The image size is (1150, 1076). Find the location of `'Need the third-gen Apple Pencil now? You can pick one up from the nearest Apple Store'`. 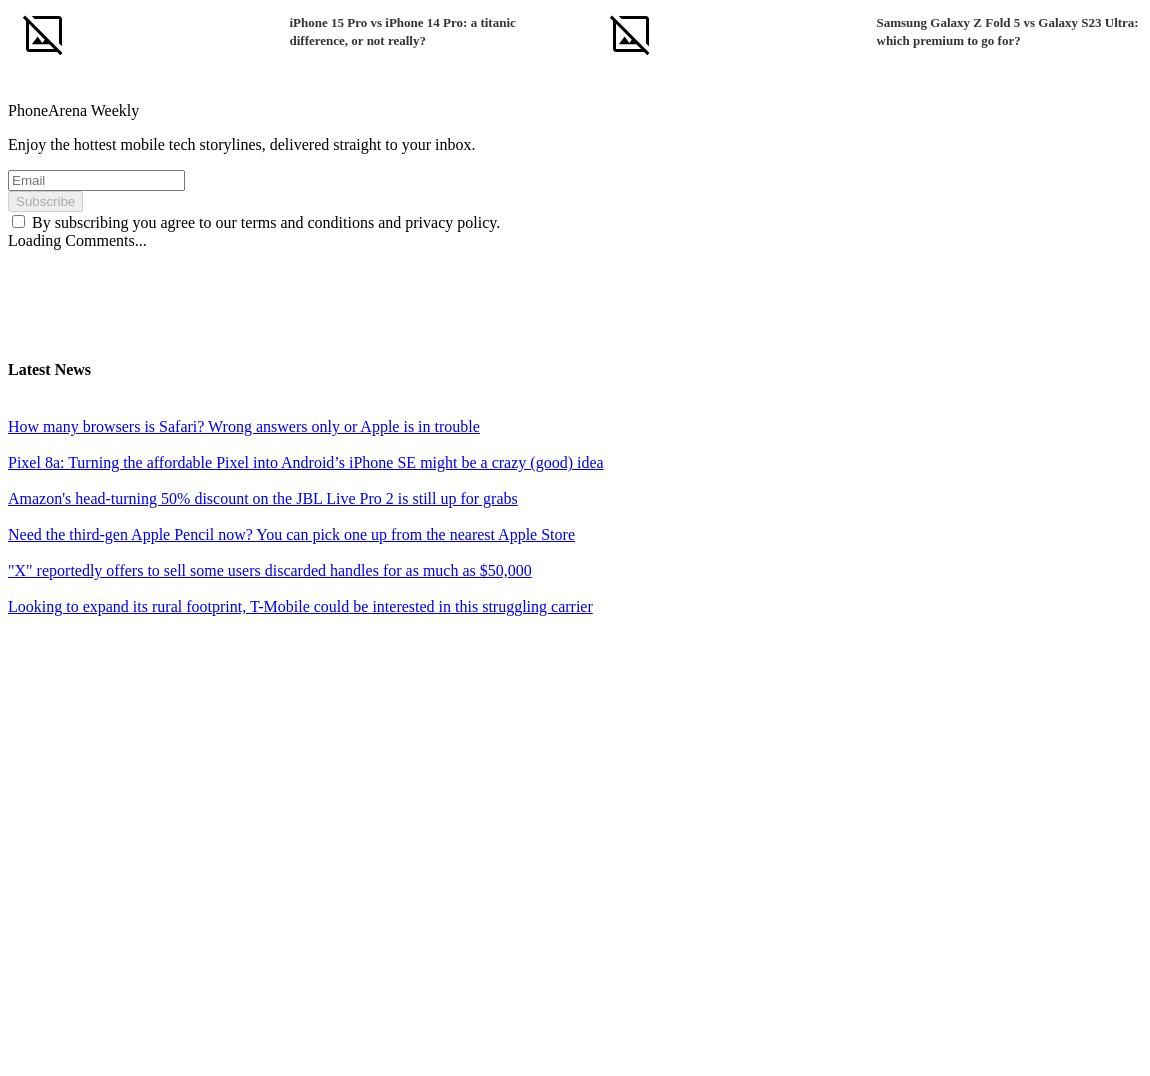

'Need the third-gen Apple Pencil now? You can pick one up from the nearest Apple Store' is located at coordinates (290, 534).